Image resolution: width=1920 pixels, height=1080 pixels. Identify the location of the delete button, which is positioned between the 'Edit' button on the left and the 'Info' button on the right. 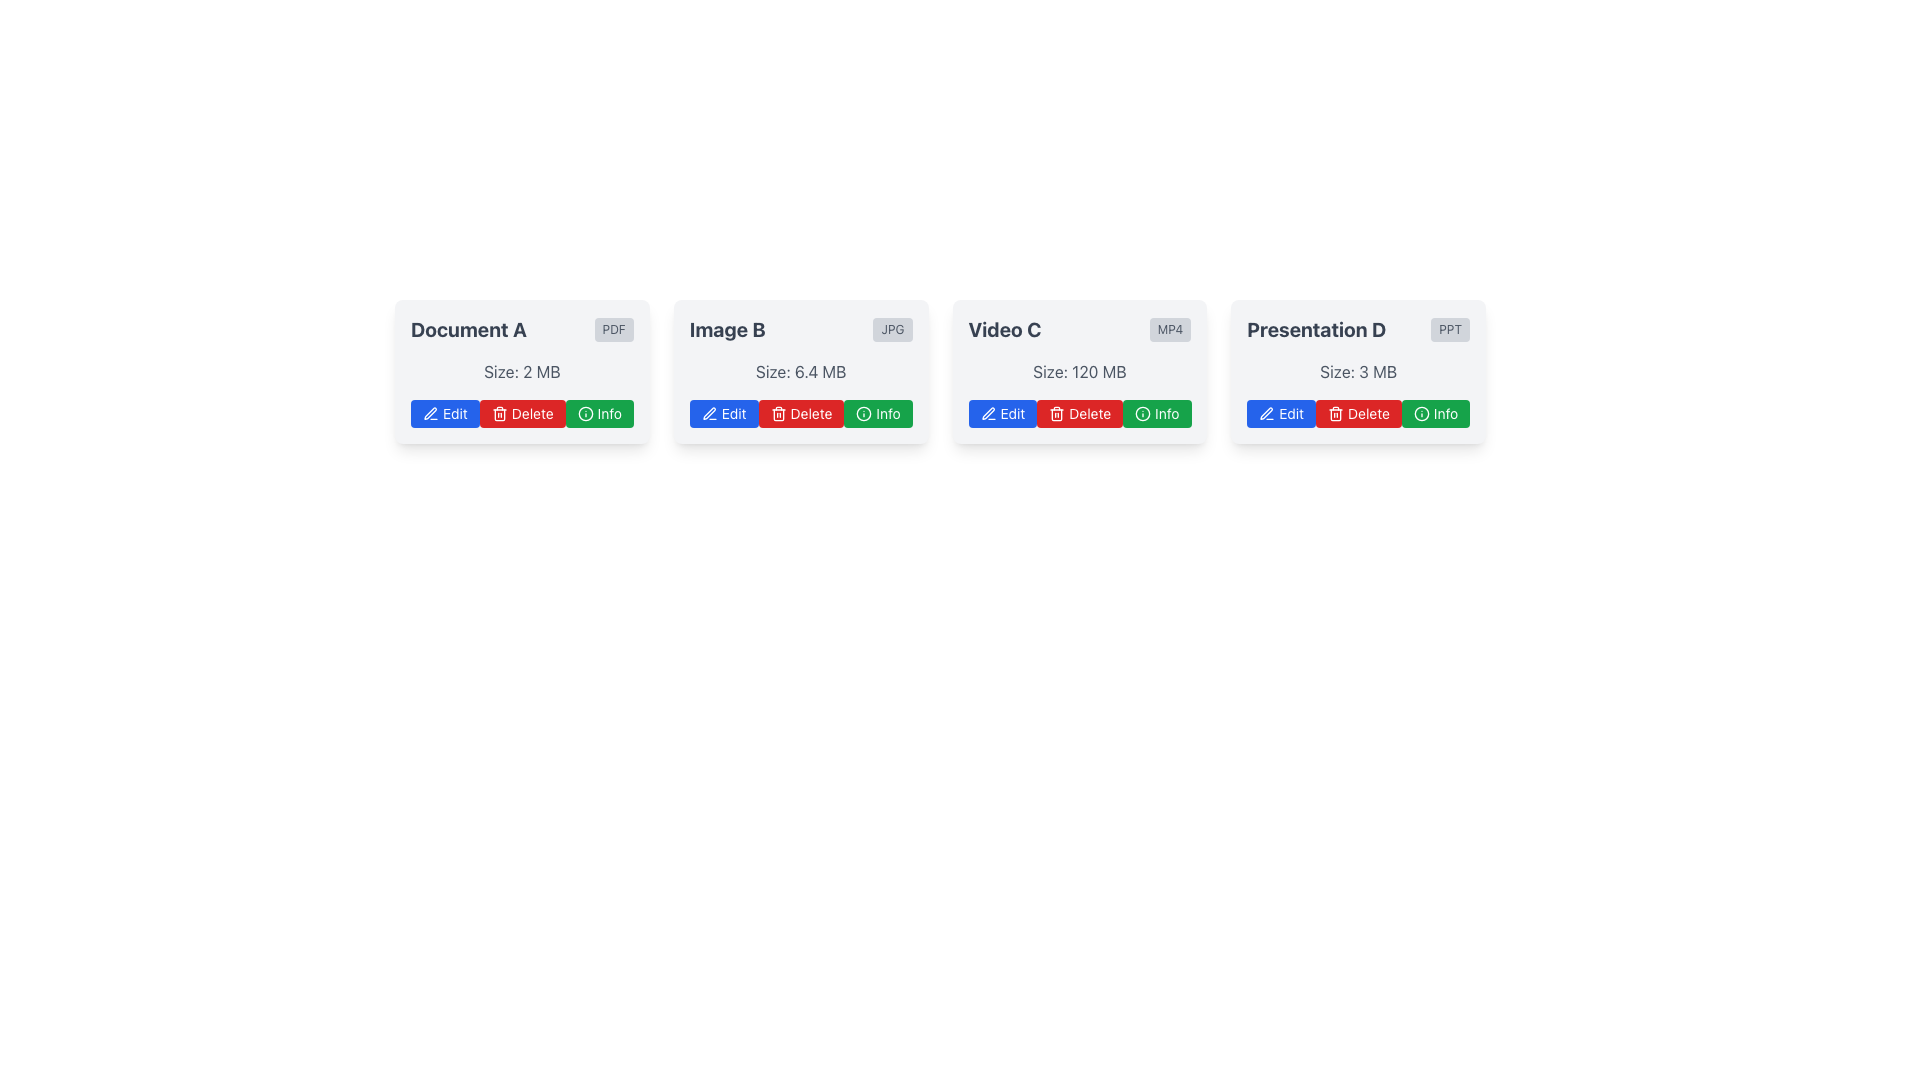
(1358, 412).